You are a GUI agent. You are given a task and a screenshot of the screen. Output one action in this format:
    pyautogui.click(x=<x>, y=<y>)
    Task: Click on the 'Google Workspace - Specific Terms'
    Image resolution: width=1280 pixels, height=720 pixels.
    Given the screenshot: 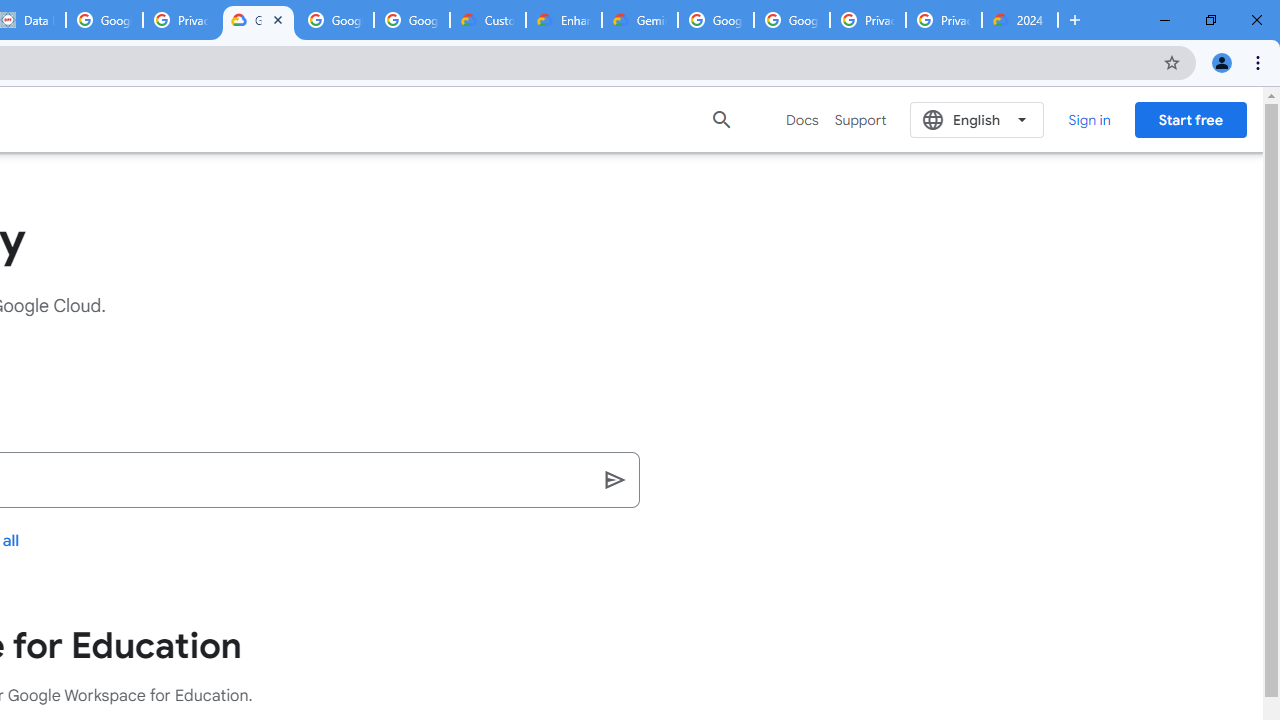 What is the action you would take?
    pyautogui.click(x=411, y=20)
    